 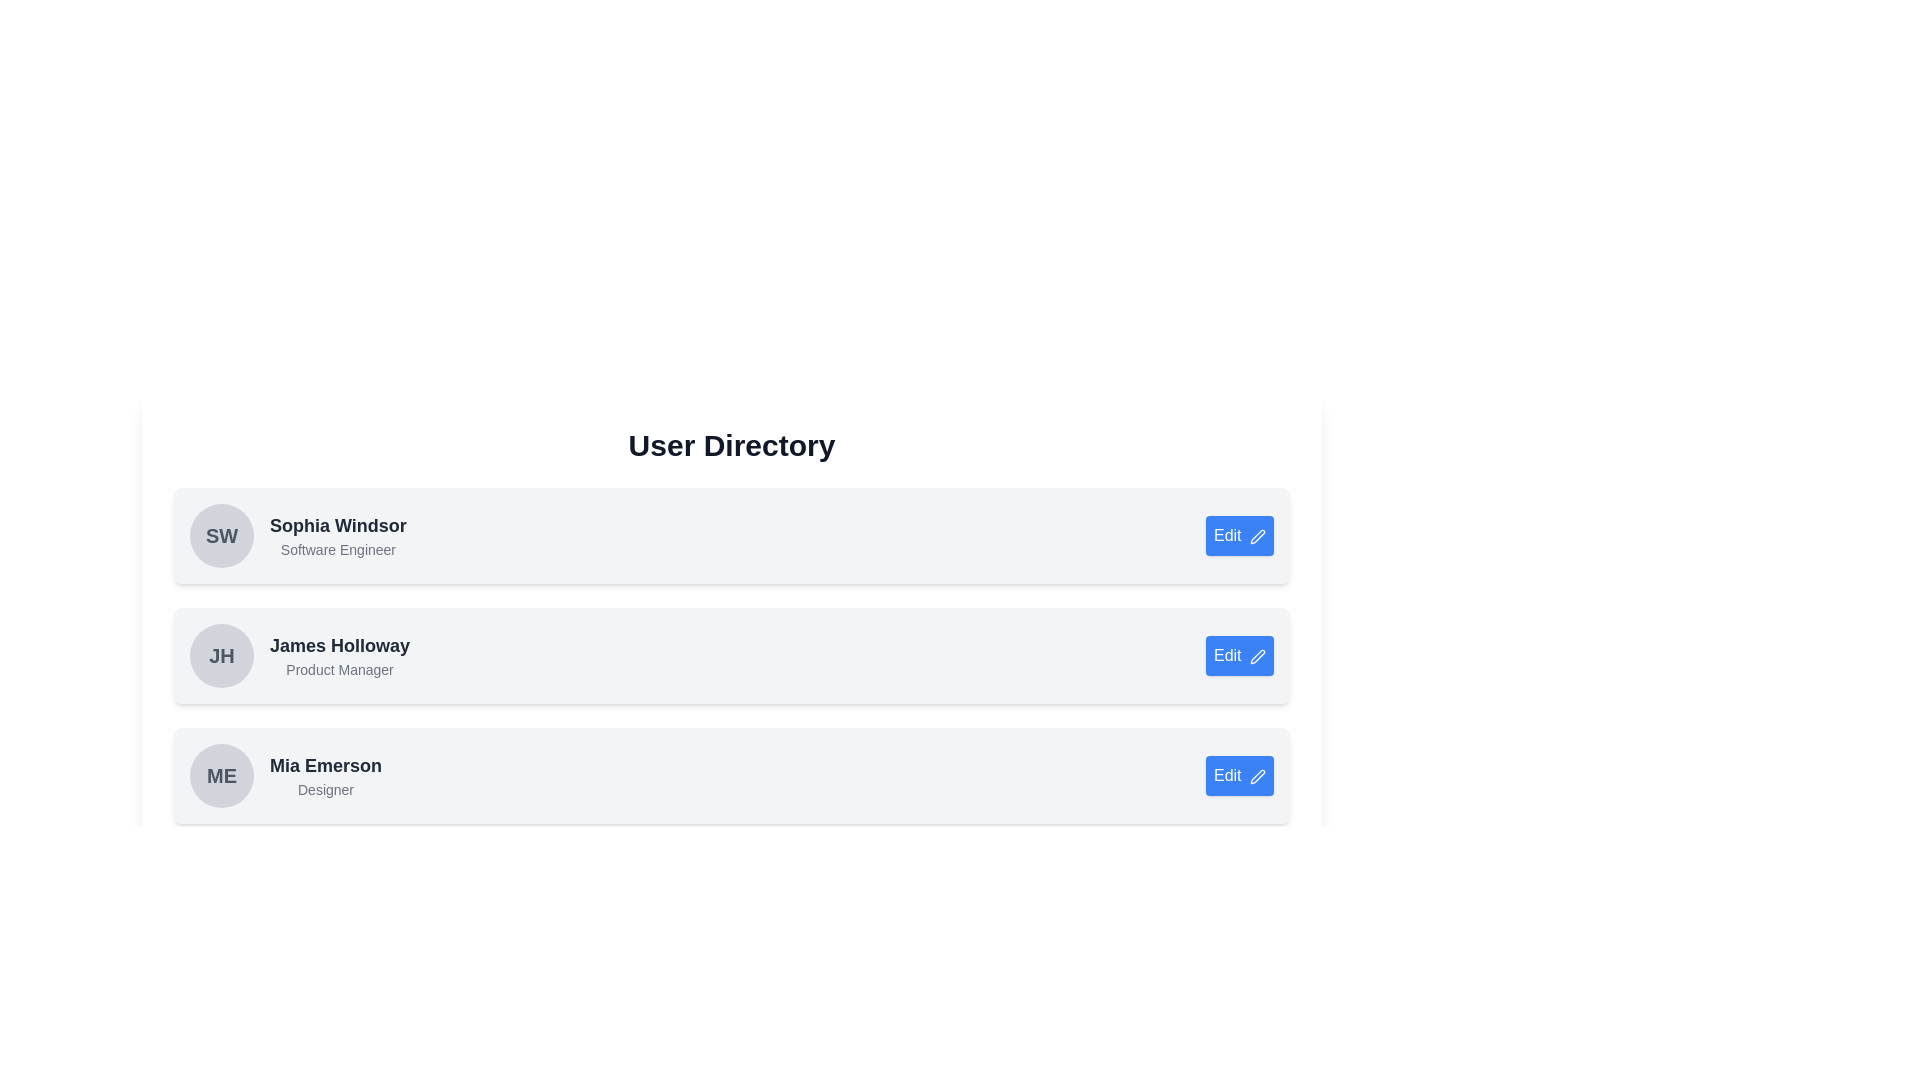 What do you see at coordinates (326, 774) in the screenshot?
I see `the text element displaying 'Mia Emerson' and 'Designer' located in the User Directory, positioned to the right of the avatar labeled 'ME'` at bounding box center [326, 774].